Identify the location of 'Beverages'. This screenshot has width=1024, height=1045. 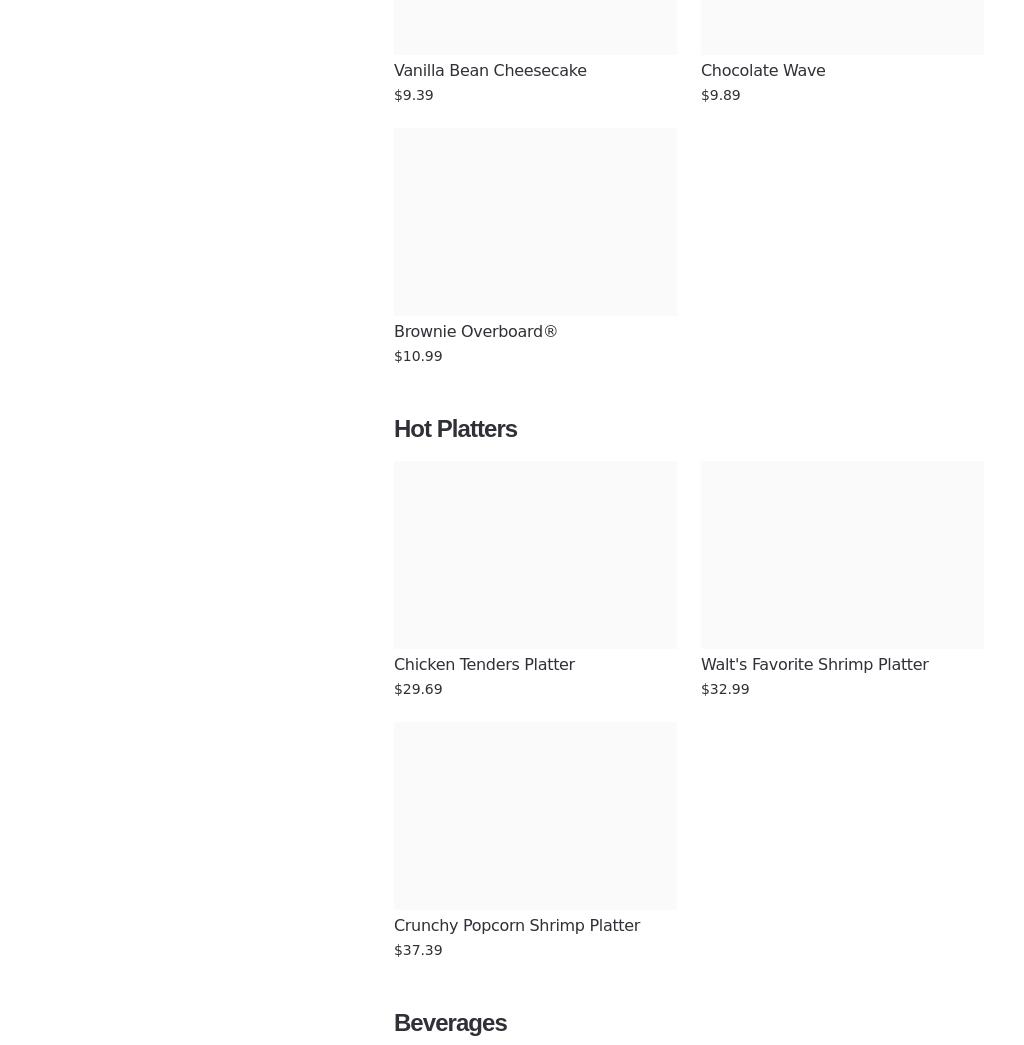
(450, 1022).